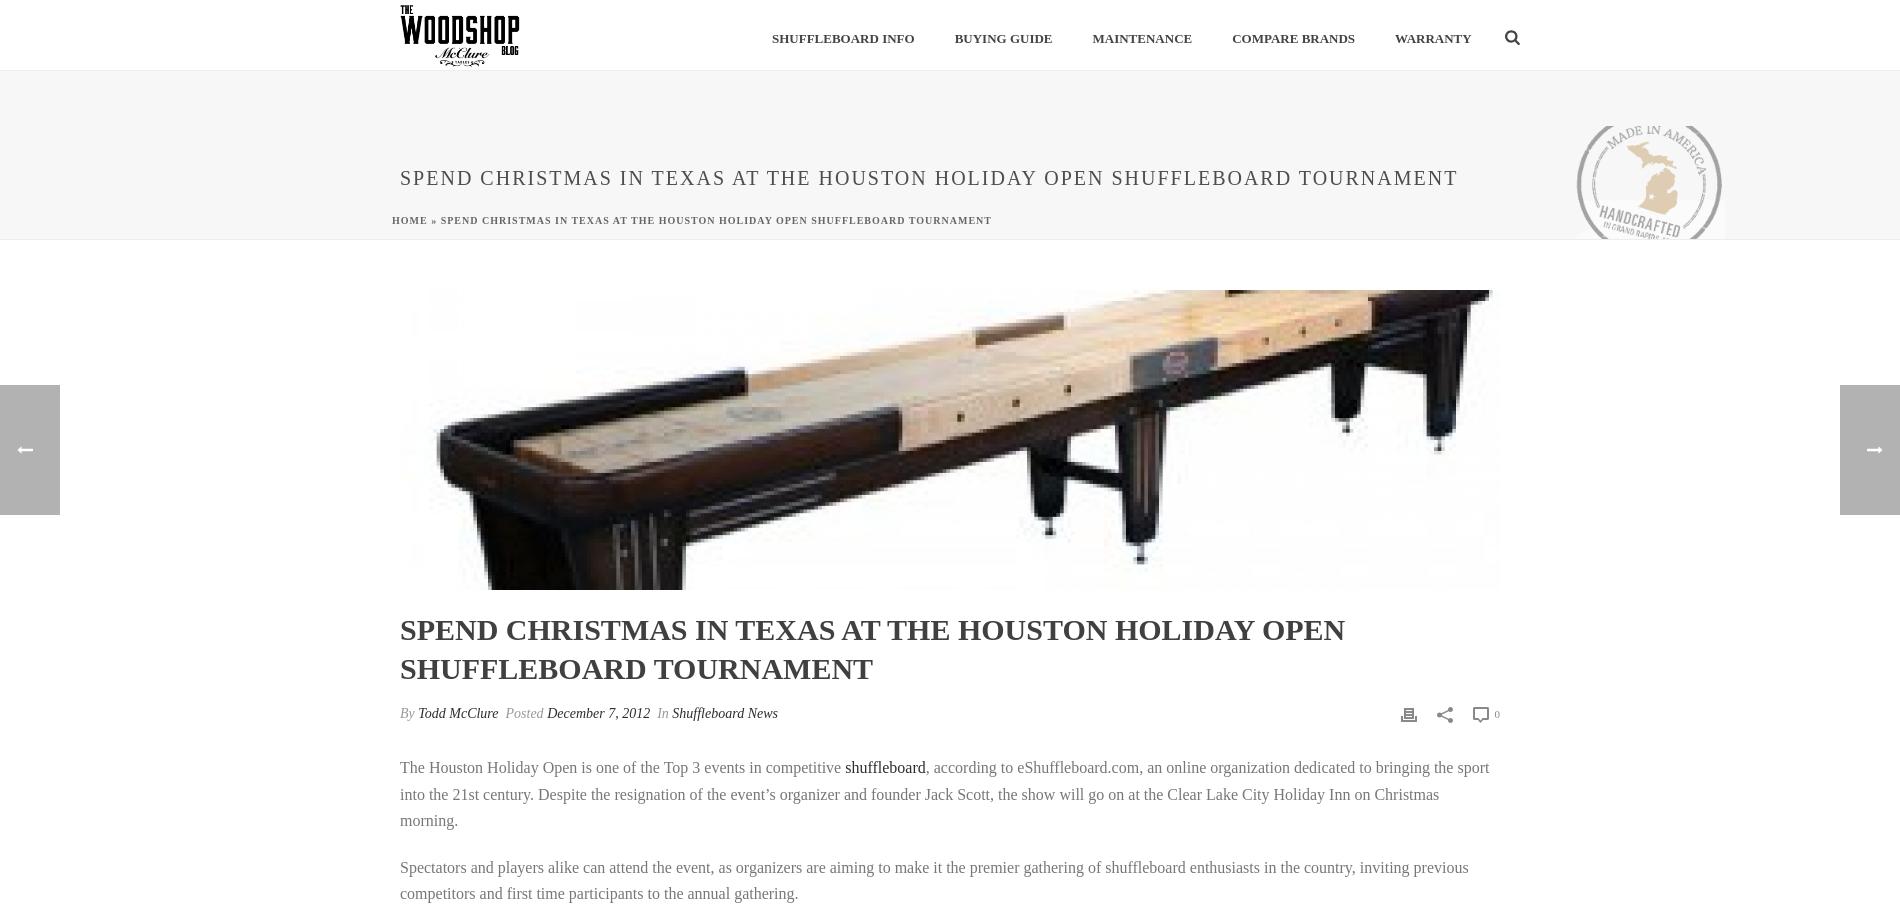  Describe the element at coordinates (1495, 713) in the screenshot. I see `'0'` at that location.